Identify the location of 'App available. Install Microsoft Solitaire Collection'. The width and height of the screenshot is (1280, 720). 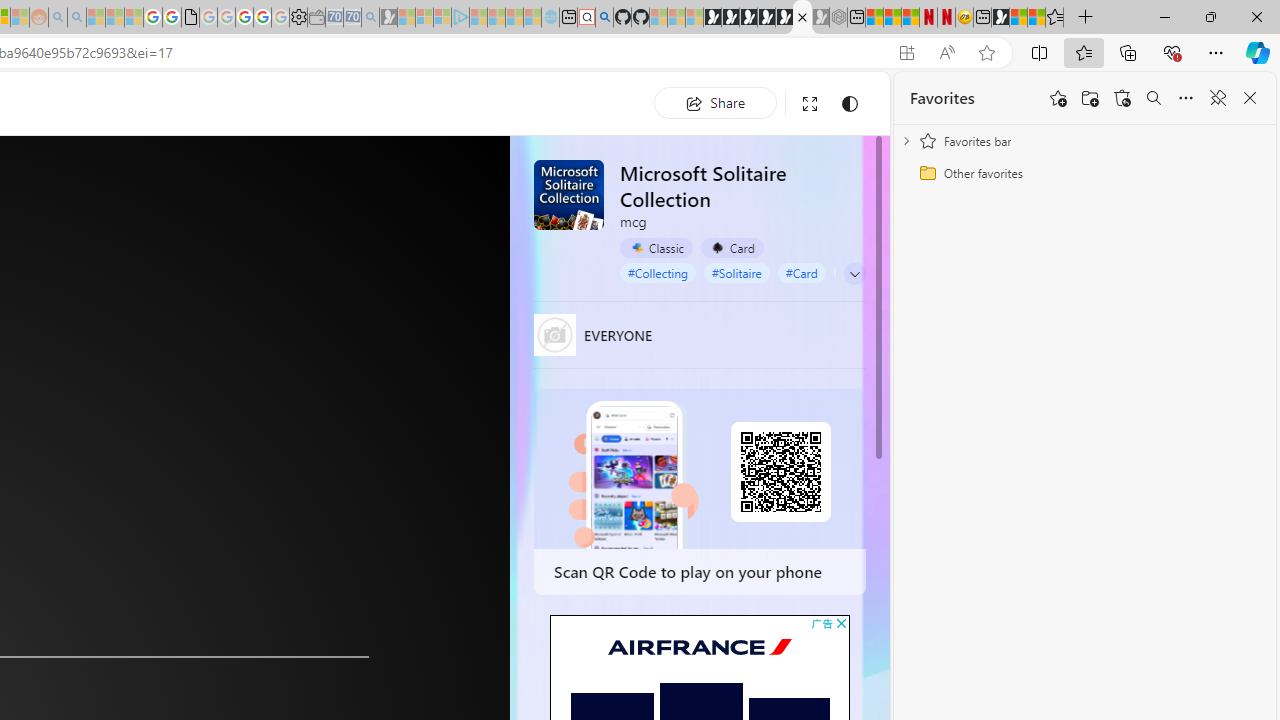
(905, 52).